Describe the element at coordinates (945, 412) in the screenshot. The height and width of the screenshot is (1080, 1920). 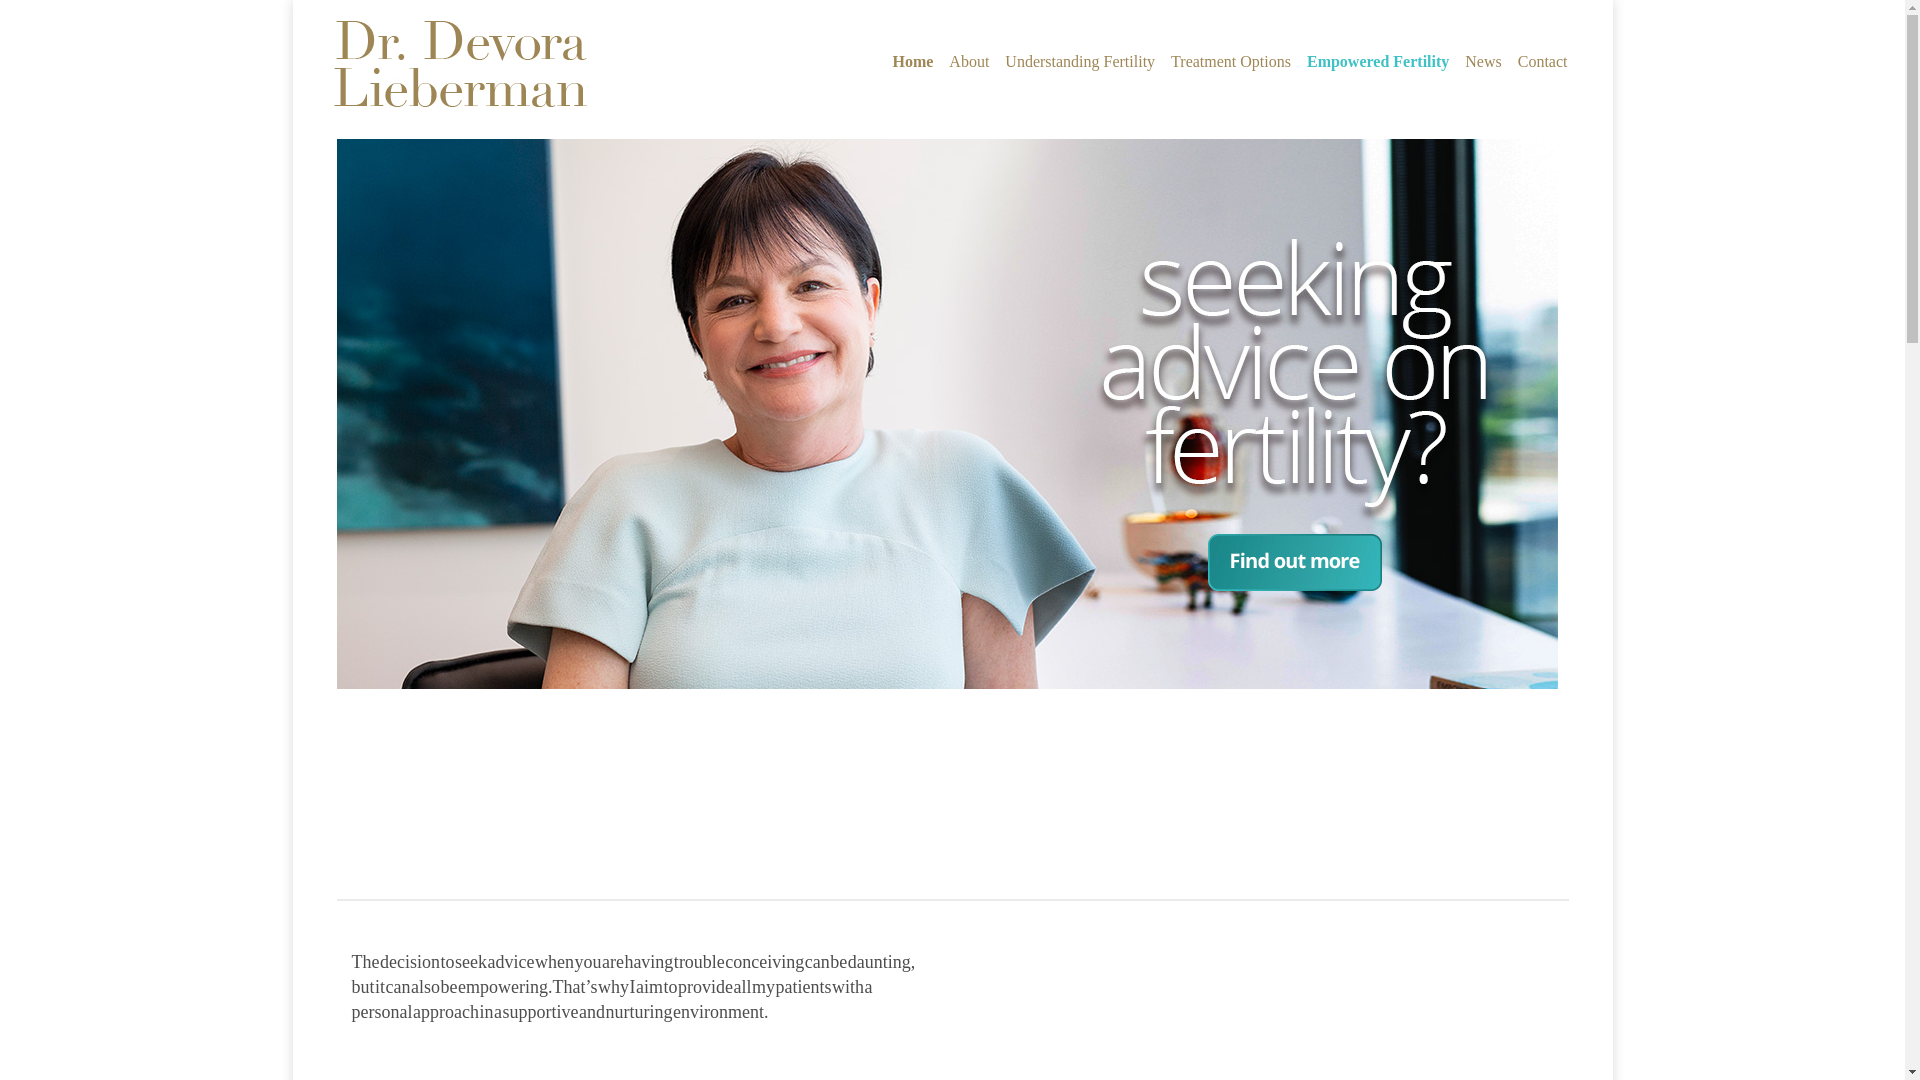
I see `'Advice on fertility'` at that location.